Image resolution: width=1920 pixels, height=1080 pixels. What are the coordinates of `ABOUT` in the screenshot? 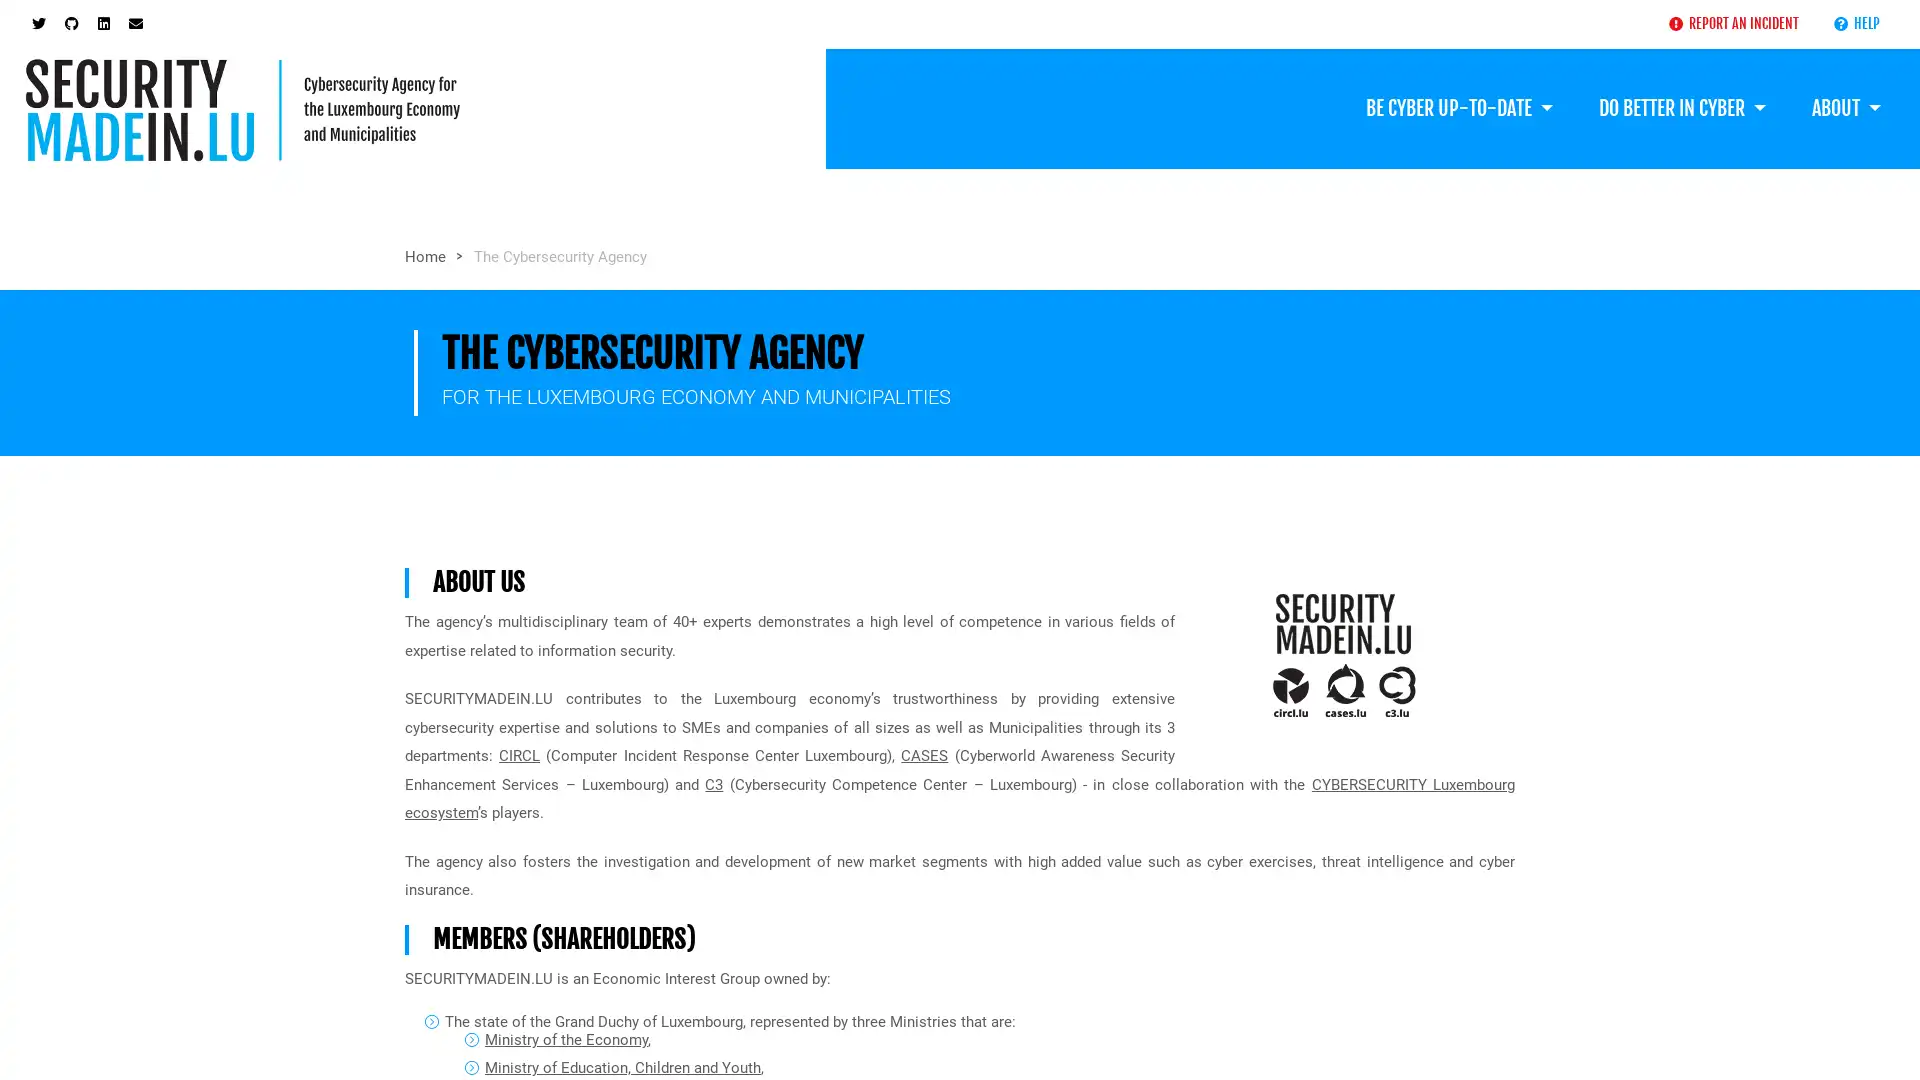 It's located at (1845, 108).